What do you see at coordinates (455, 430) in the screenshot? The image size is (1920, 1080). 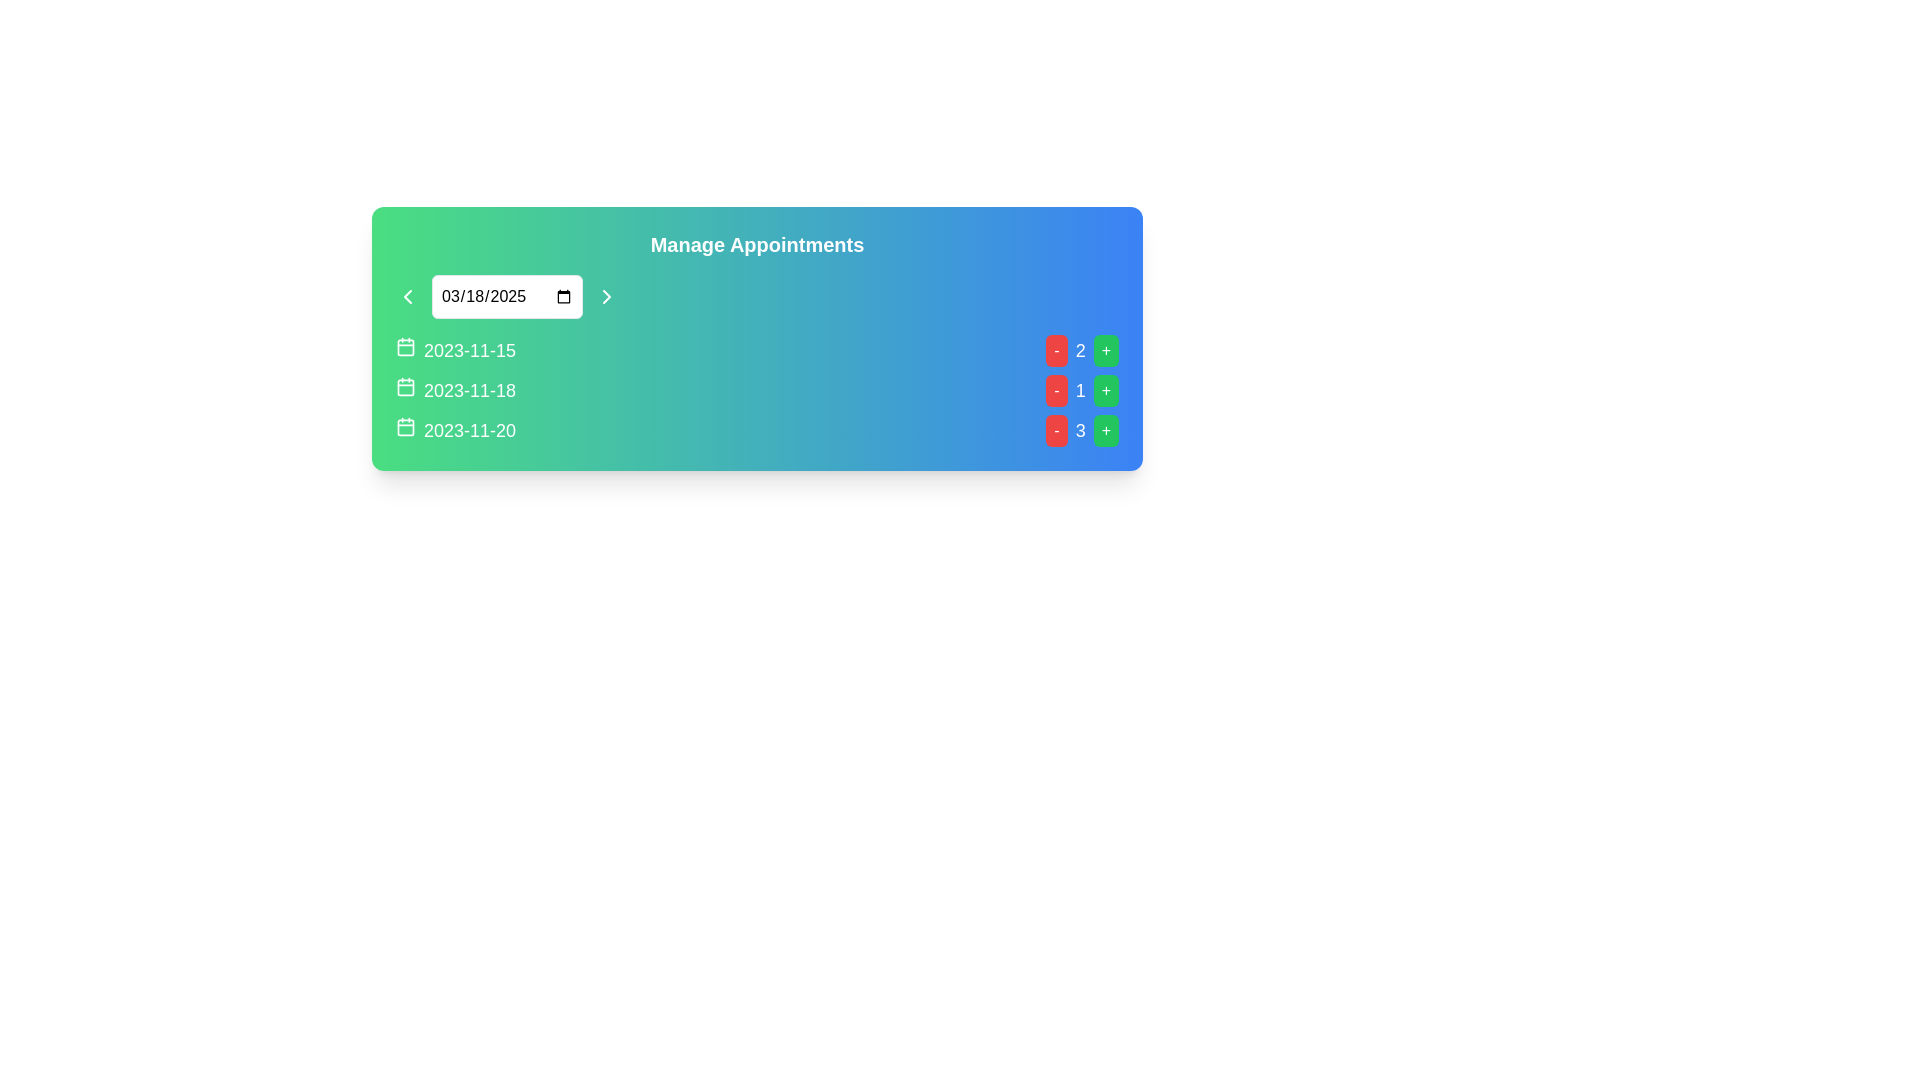 I see `date information displayed in the third entry of the date list on the left-hand side of the 'Manage Appointments' interface, which is located below the '2023-11-18' date item` at bounding box center [455, 430].